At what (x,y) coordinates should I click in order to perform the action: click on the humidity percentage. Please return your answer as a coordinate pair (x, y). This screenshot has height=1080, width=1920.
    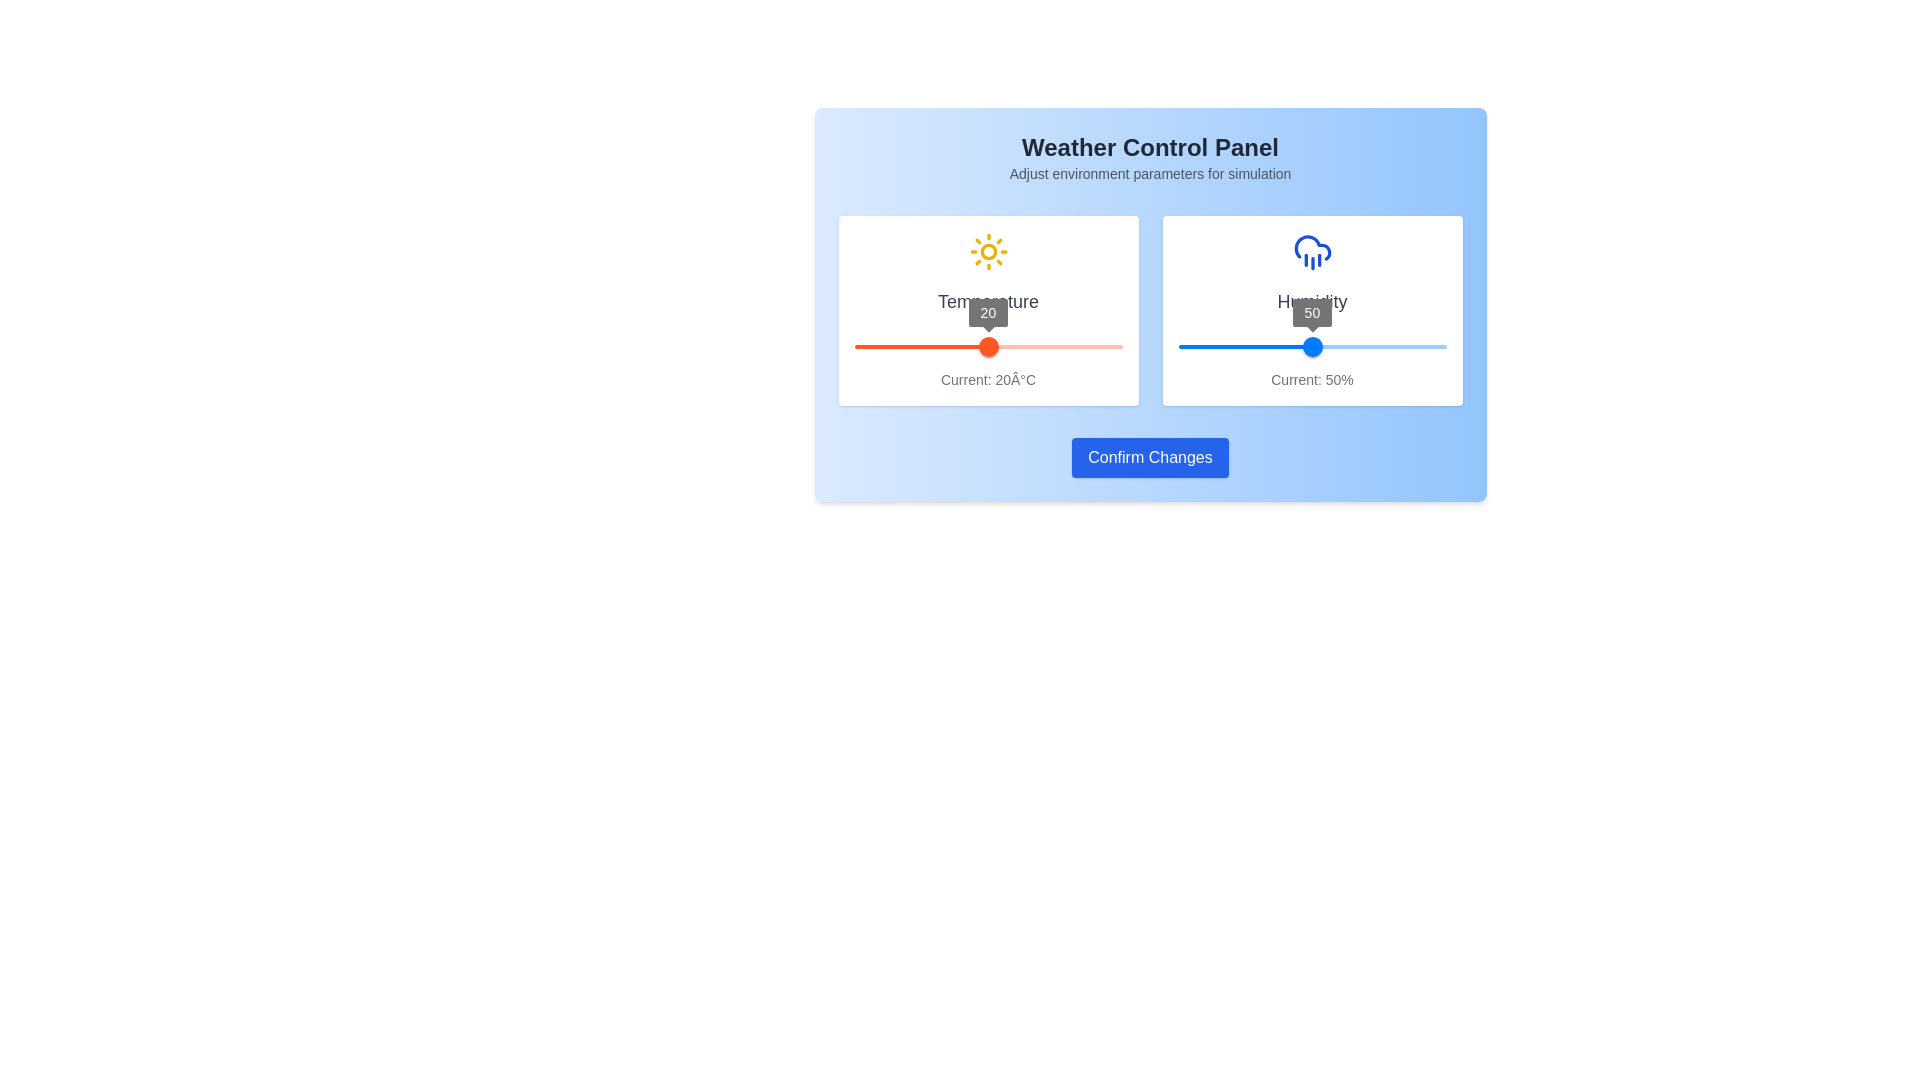
    Looking at the image, I should click on (1271, 346).